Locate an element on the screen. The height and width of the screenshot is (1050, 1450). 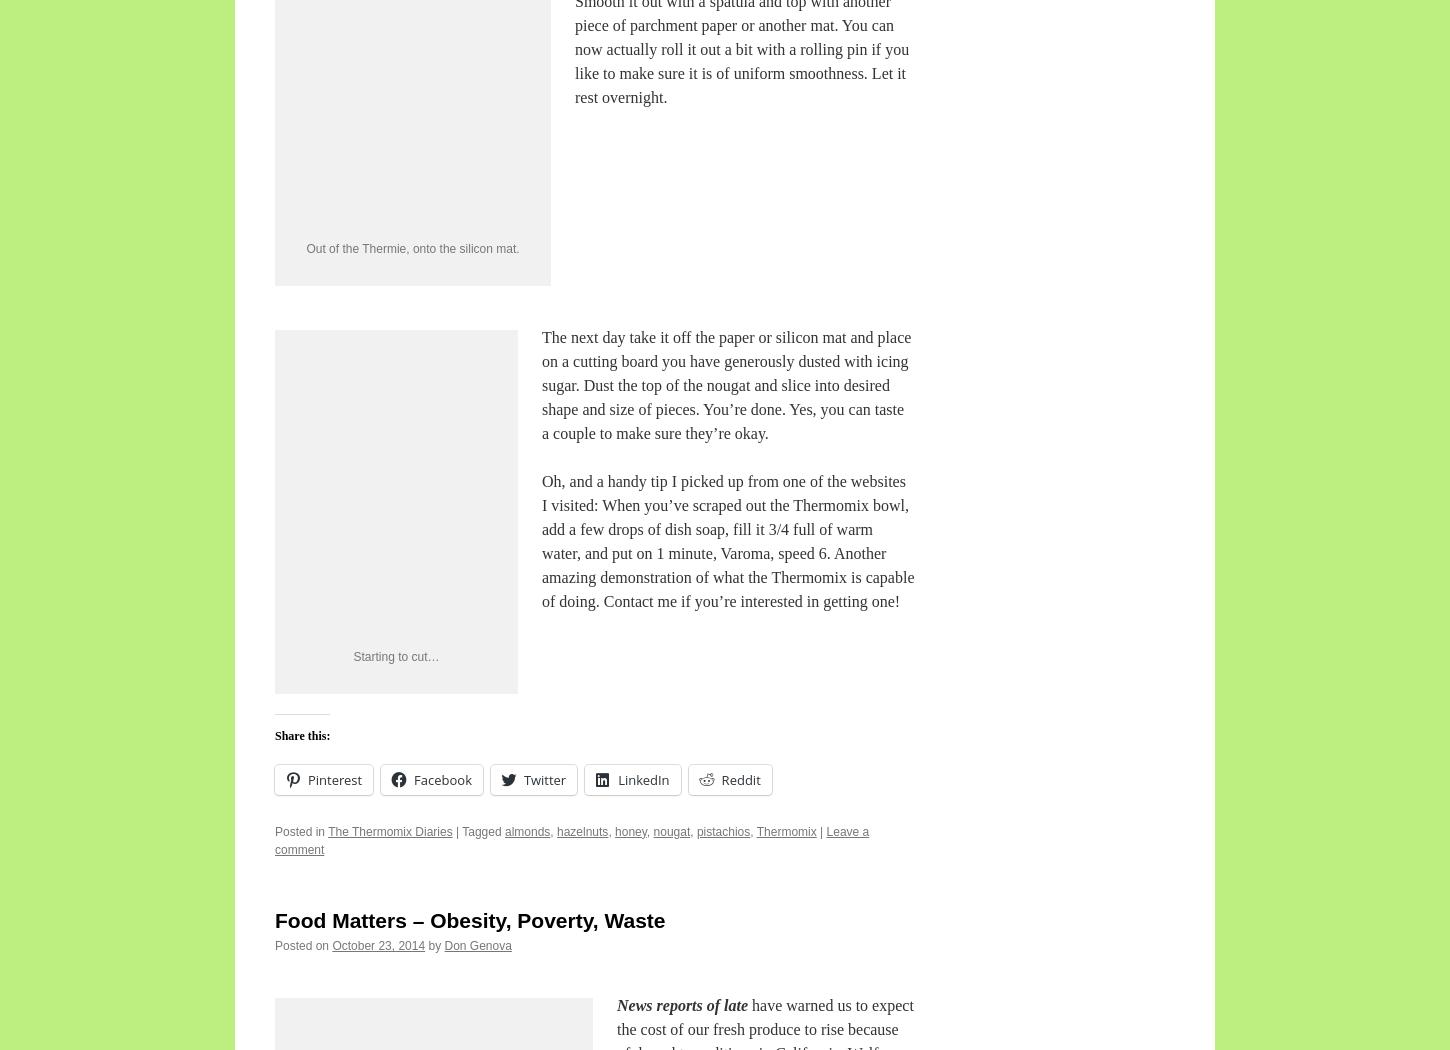
'Posted on' is located at coordinates (302, 945).